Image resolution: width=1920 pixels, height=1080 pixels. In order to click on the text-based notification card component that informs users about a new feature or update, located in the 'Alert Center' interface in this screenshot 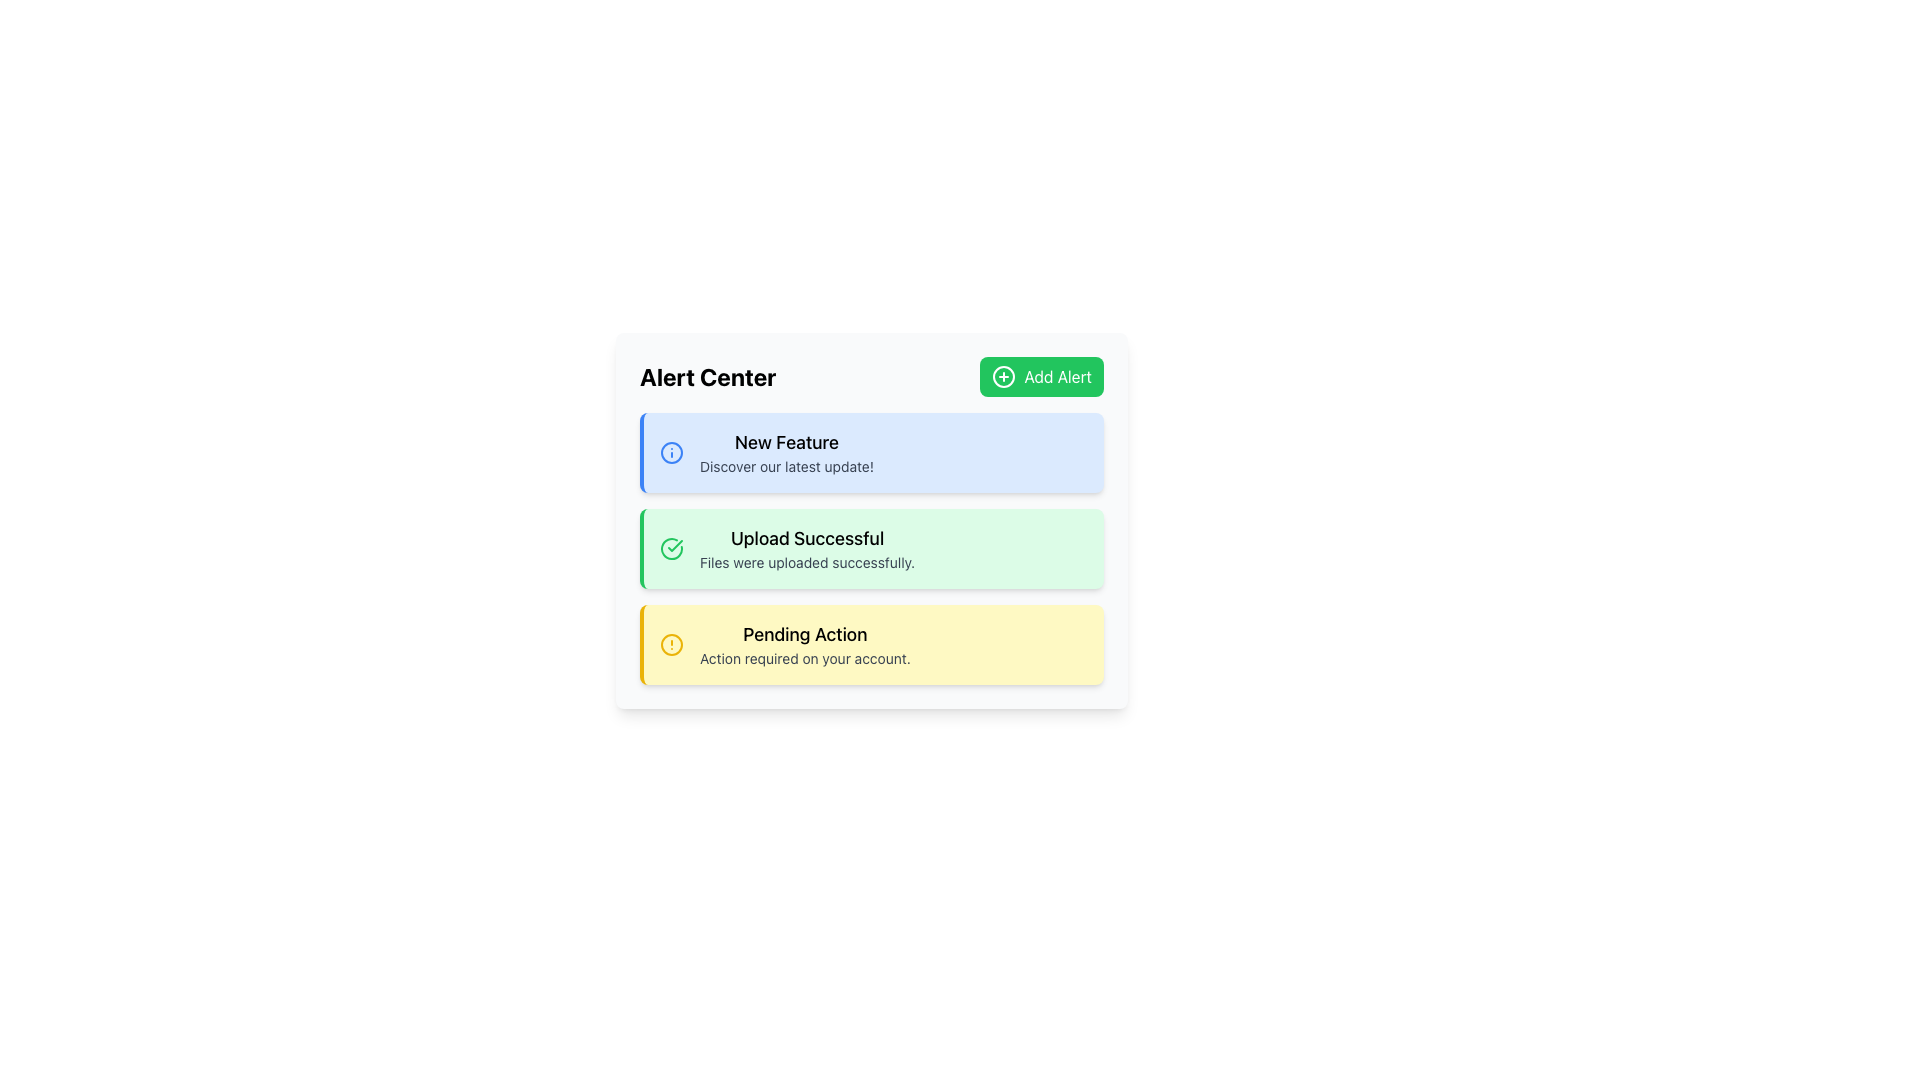, I will do `click(786, 452)`.